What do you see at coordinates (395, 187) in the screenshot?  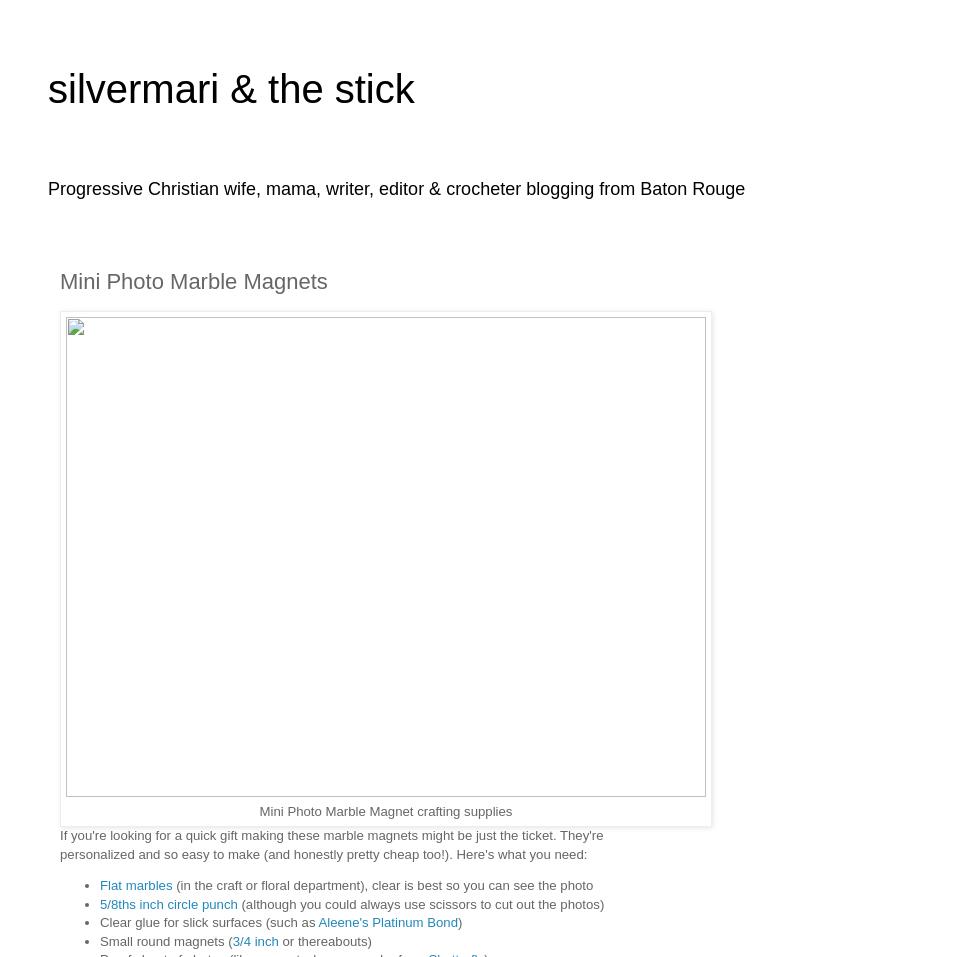 I see `'Progressive Christian wife, mama, writer, editor & crocheter blogging from Baton Rouge'` at bounding box center [395, 187].